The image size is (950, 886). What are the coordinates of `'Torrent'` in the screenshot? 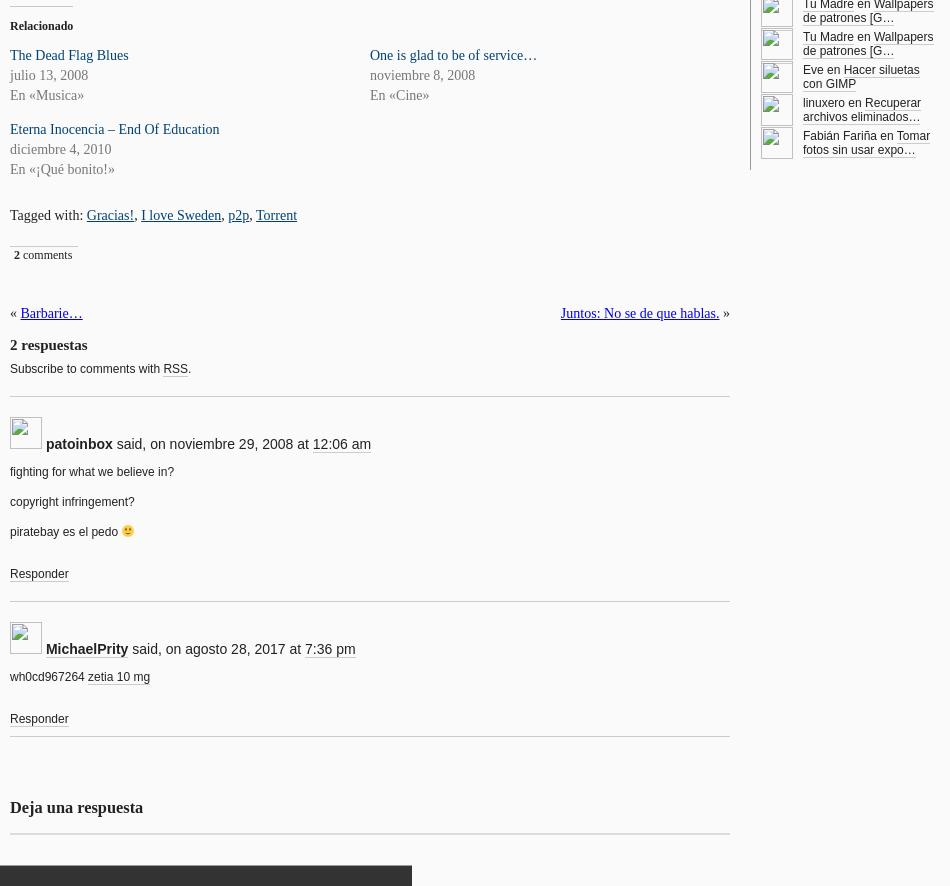 It's located at (275, 215).